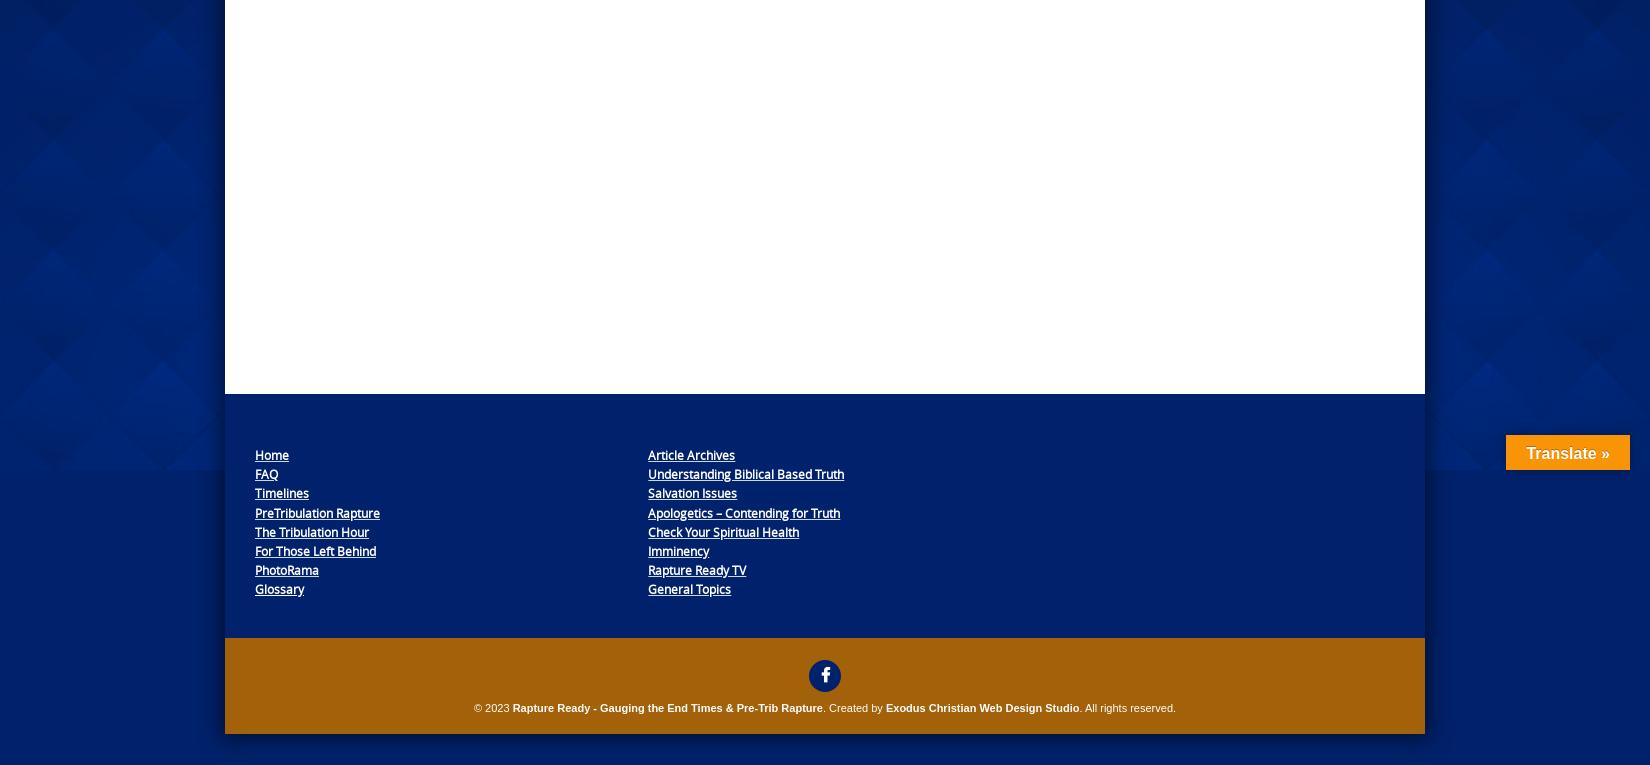  What do you see at coordinates (266, 473) in the screenshot?
I see `'FAQ'` at bounding box center [266, 473].